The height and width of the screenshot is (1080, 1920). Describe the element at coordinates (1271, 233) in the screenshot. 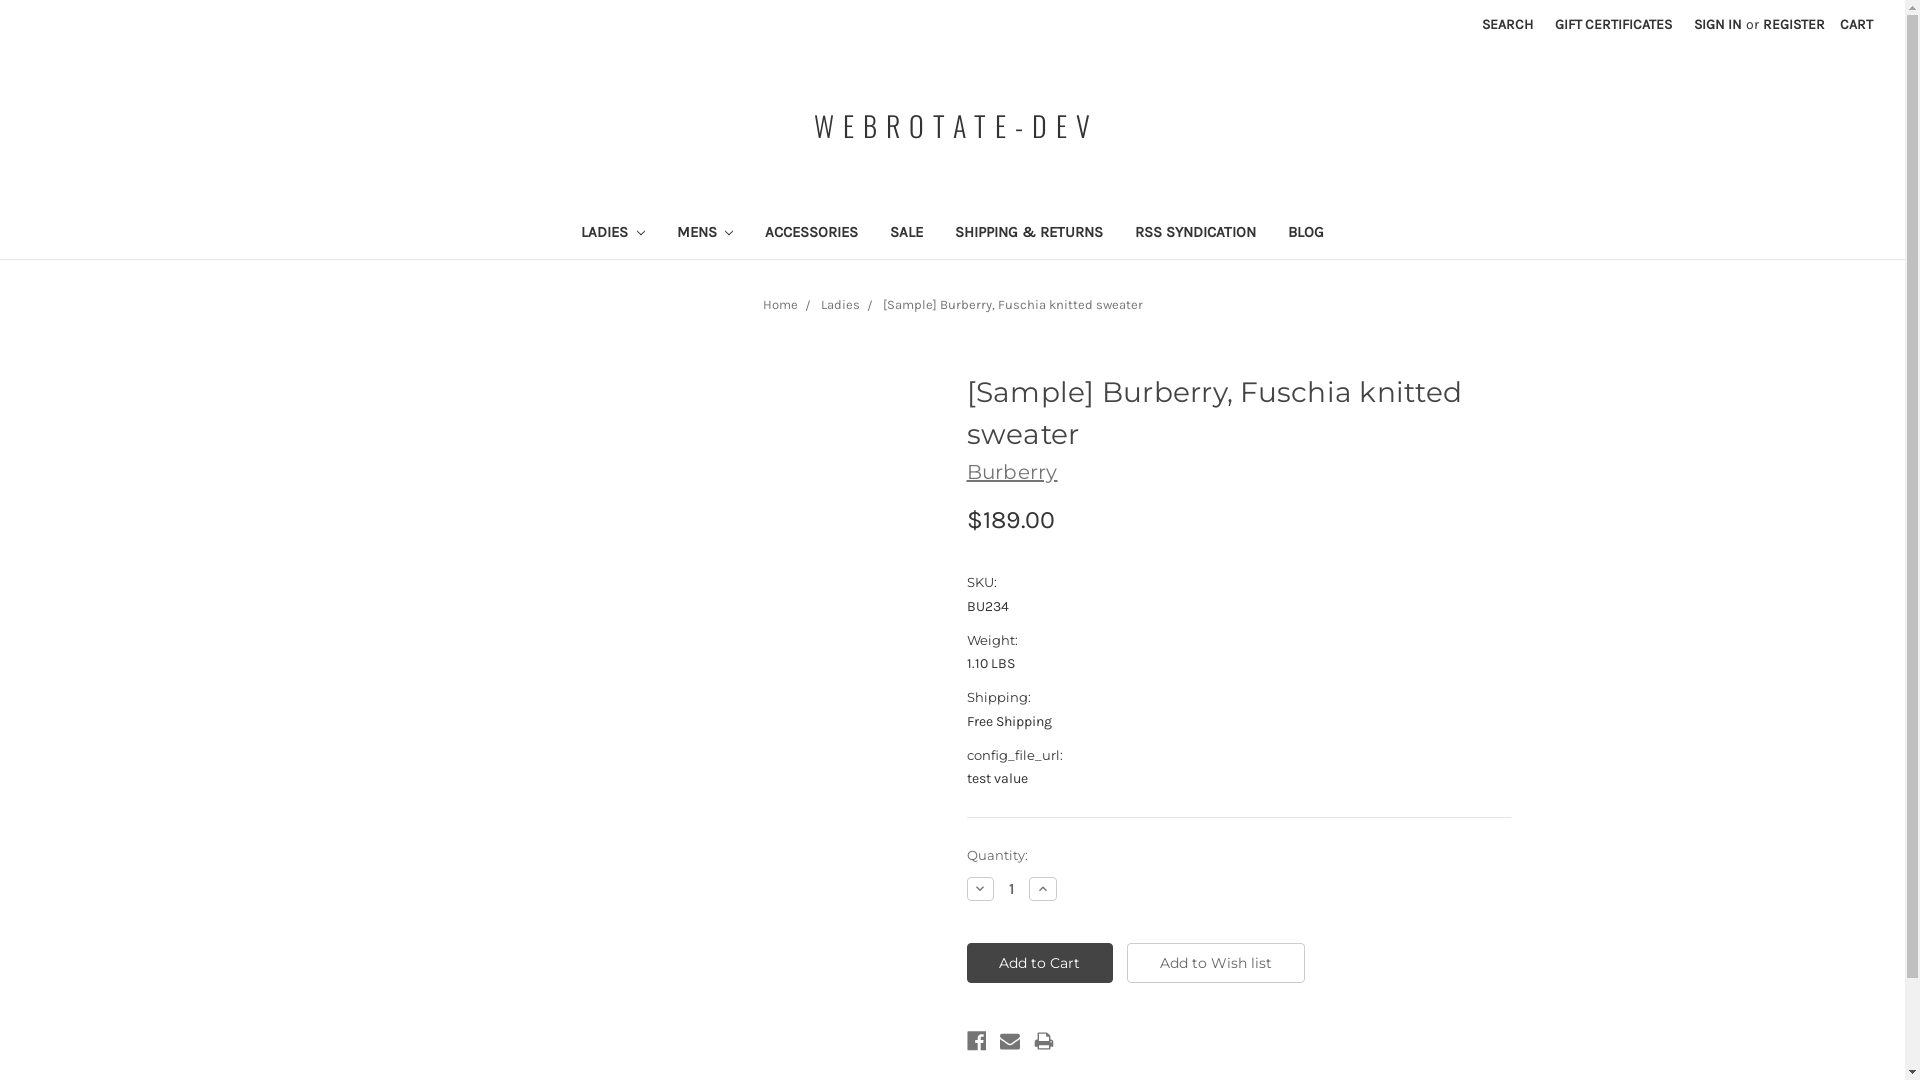

I see `'BLOG'` at that location.